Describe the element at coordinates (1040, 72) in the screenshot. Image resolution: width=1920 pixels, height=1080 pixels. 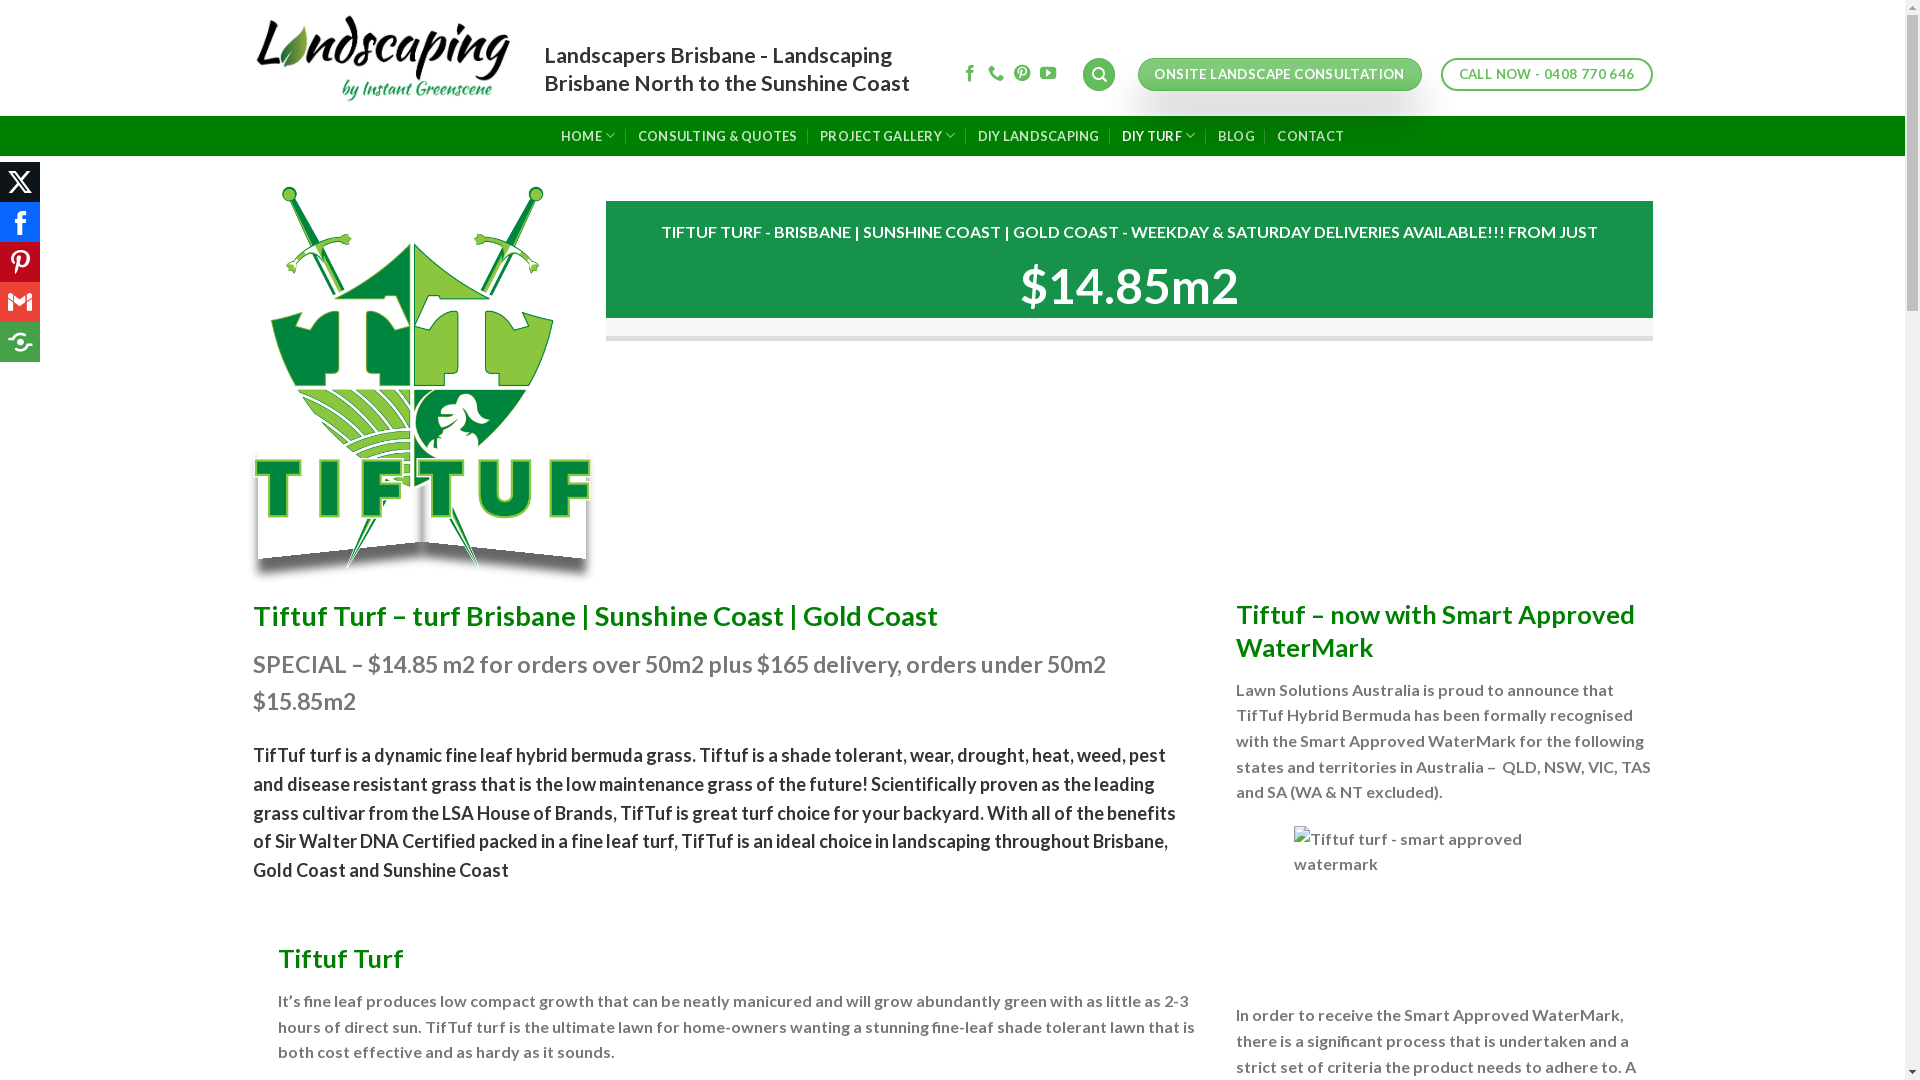
I see `'Follow on YouTube'` at that location.